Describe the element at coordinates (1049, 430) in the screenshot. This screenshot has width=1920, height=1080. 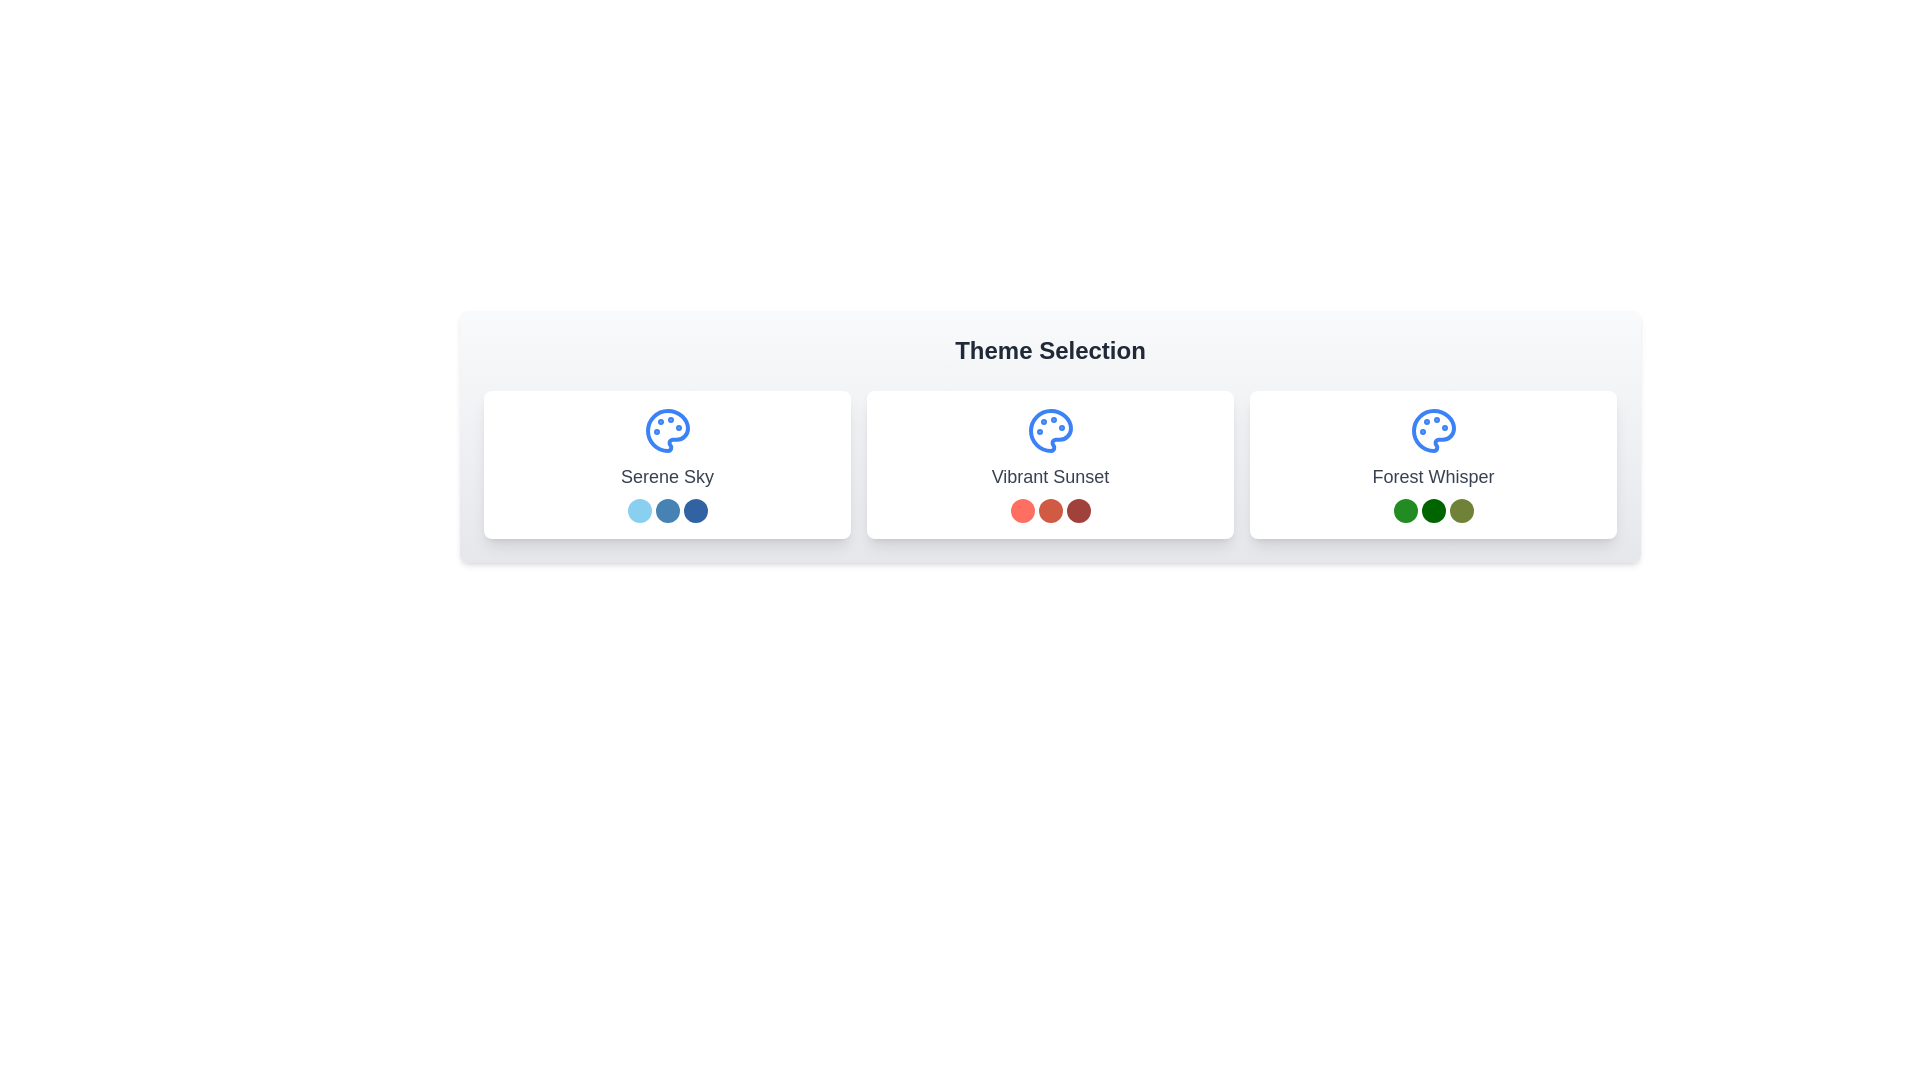
I see `the second palette icon representing the 'Vibrant Sunset' theme located in the middle section of the layout` at that location.